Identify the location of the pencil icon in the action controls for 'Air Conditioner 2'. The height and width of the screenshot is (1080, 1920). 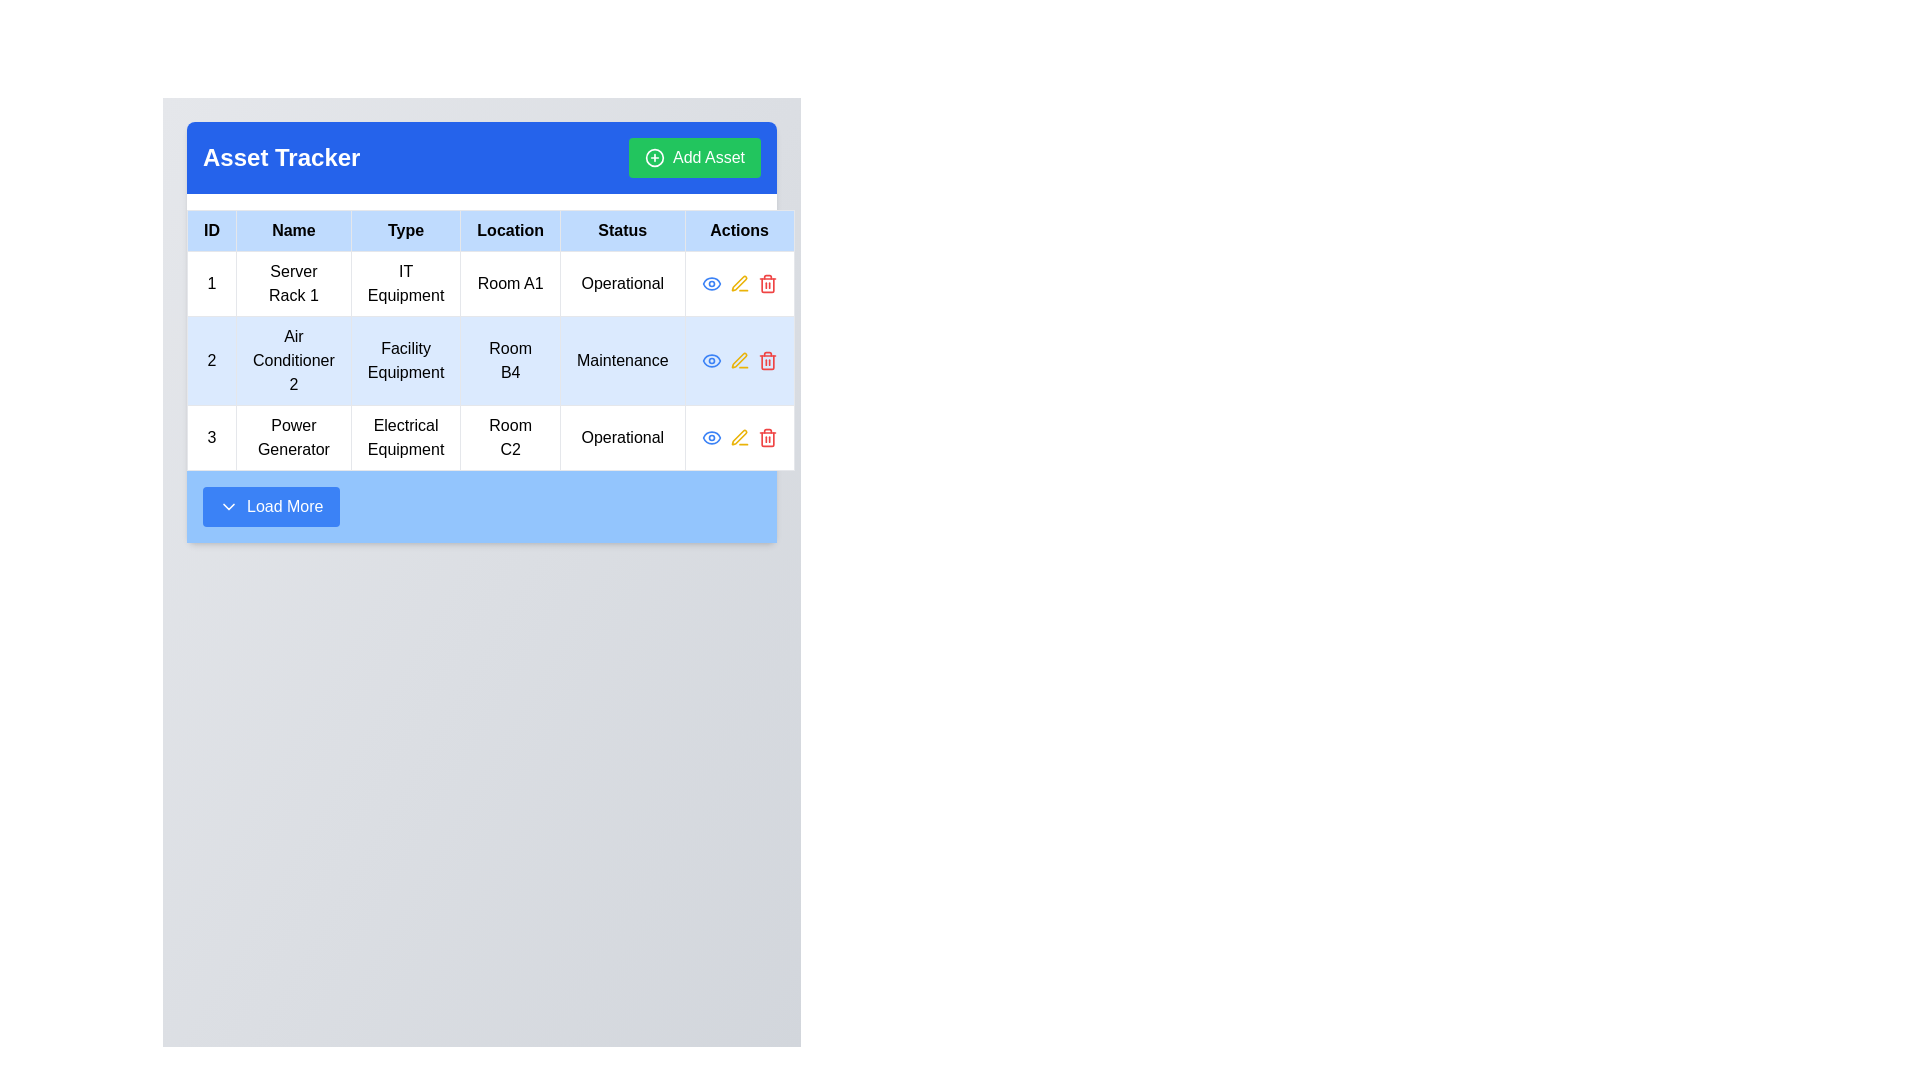
(738, 361).